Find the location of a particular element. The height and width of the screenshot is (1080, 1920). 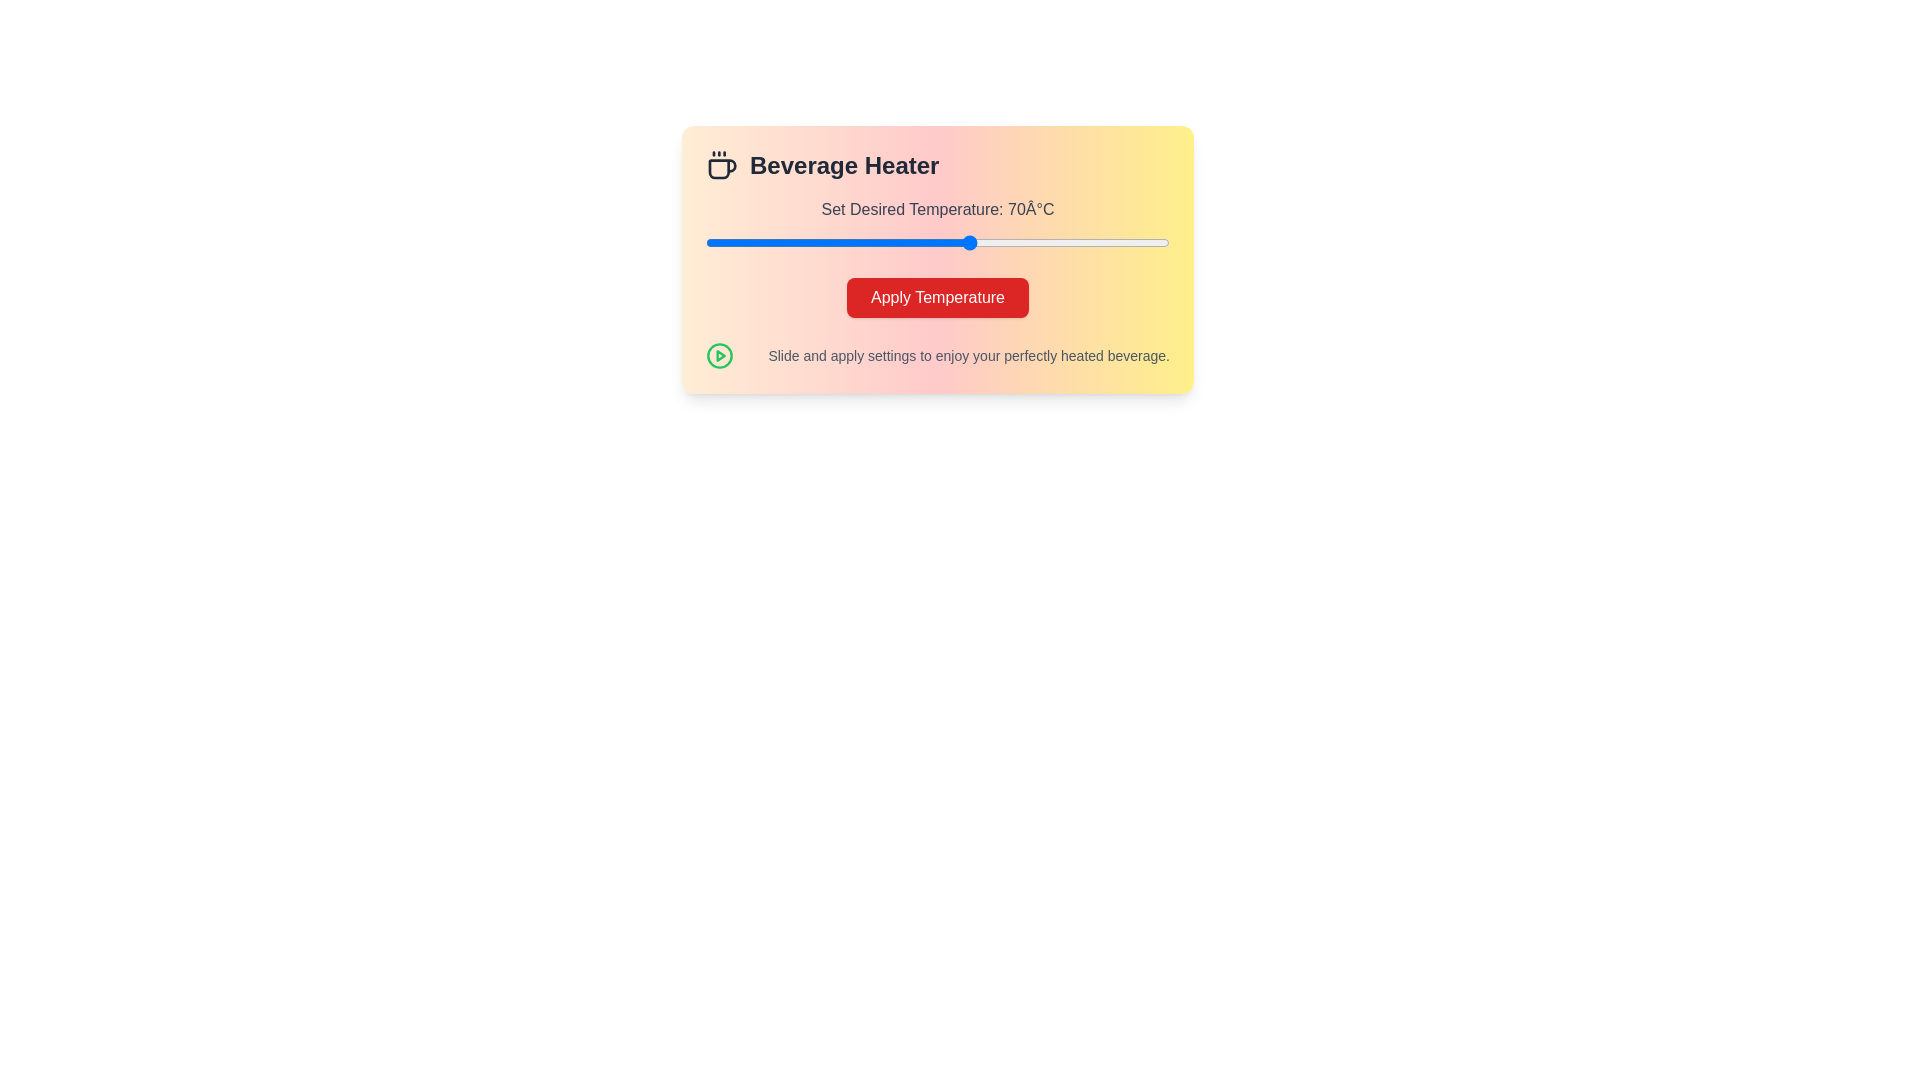

the temperature slider to set the desired temperature to 37°C is located at coordinates (751, 242).